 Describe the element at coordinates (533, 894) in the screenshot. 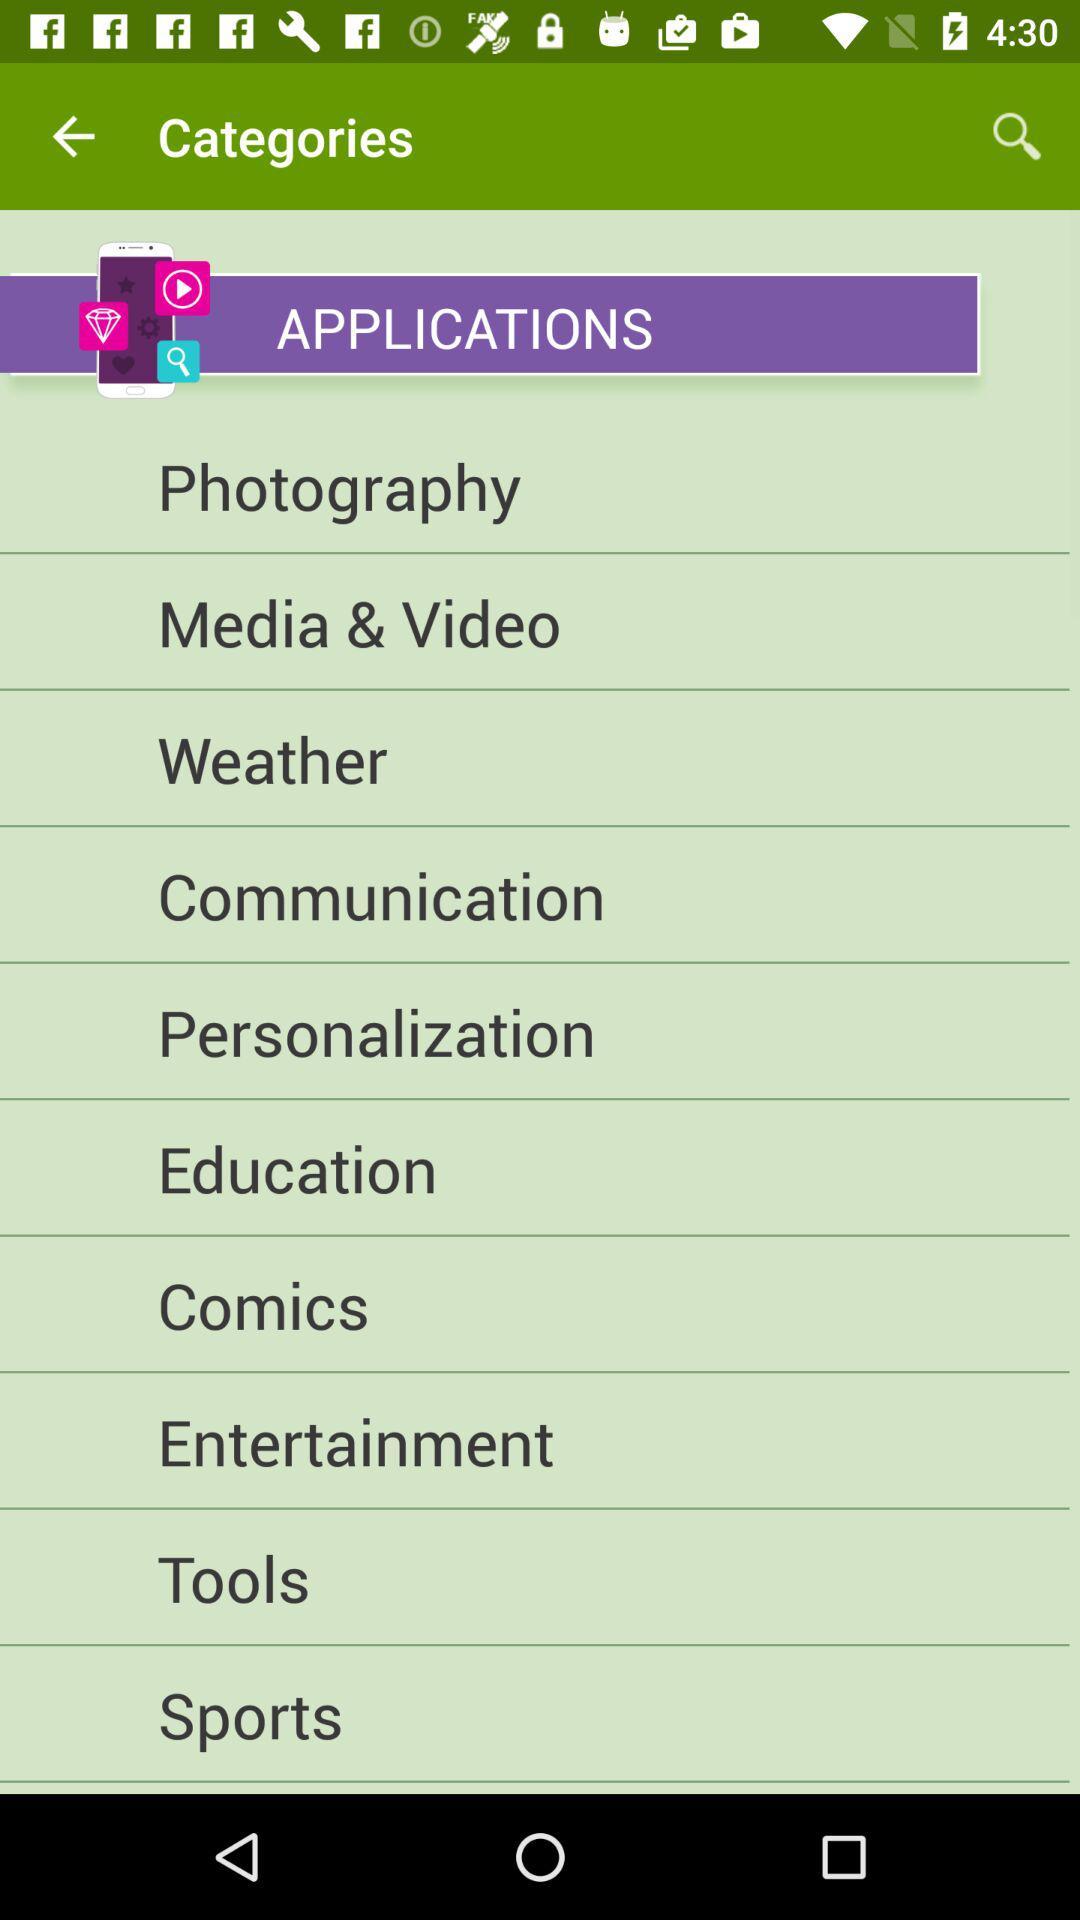

I see `the item below weather` at that location.